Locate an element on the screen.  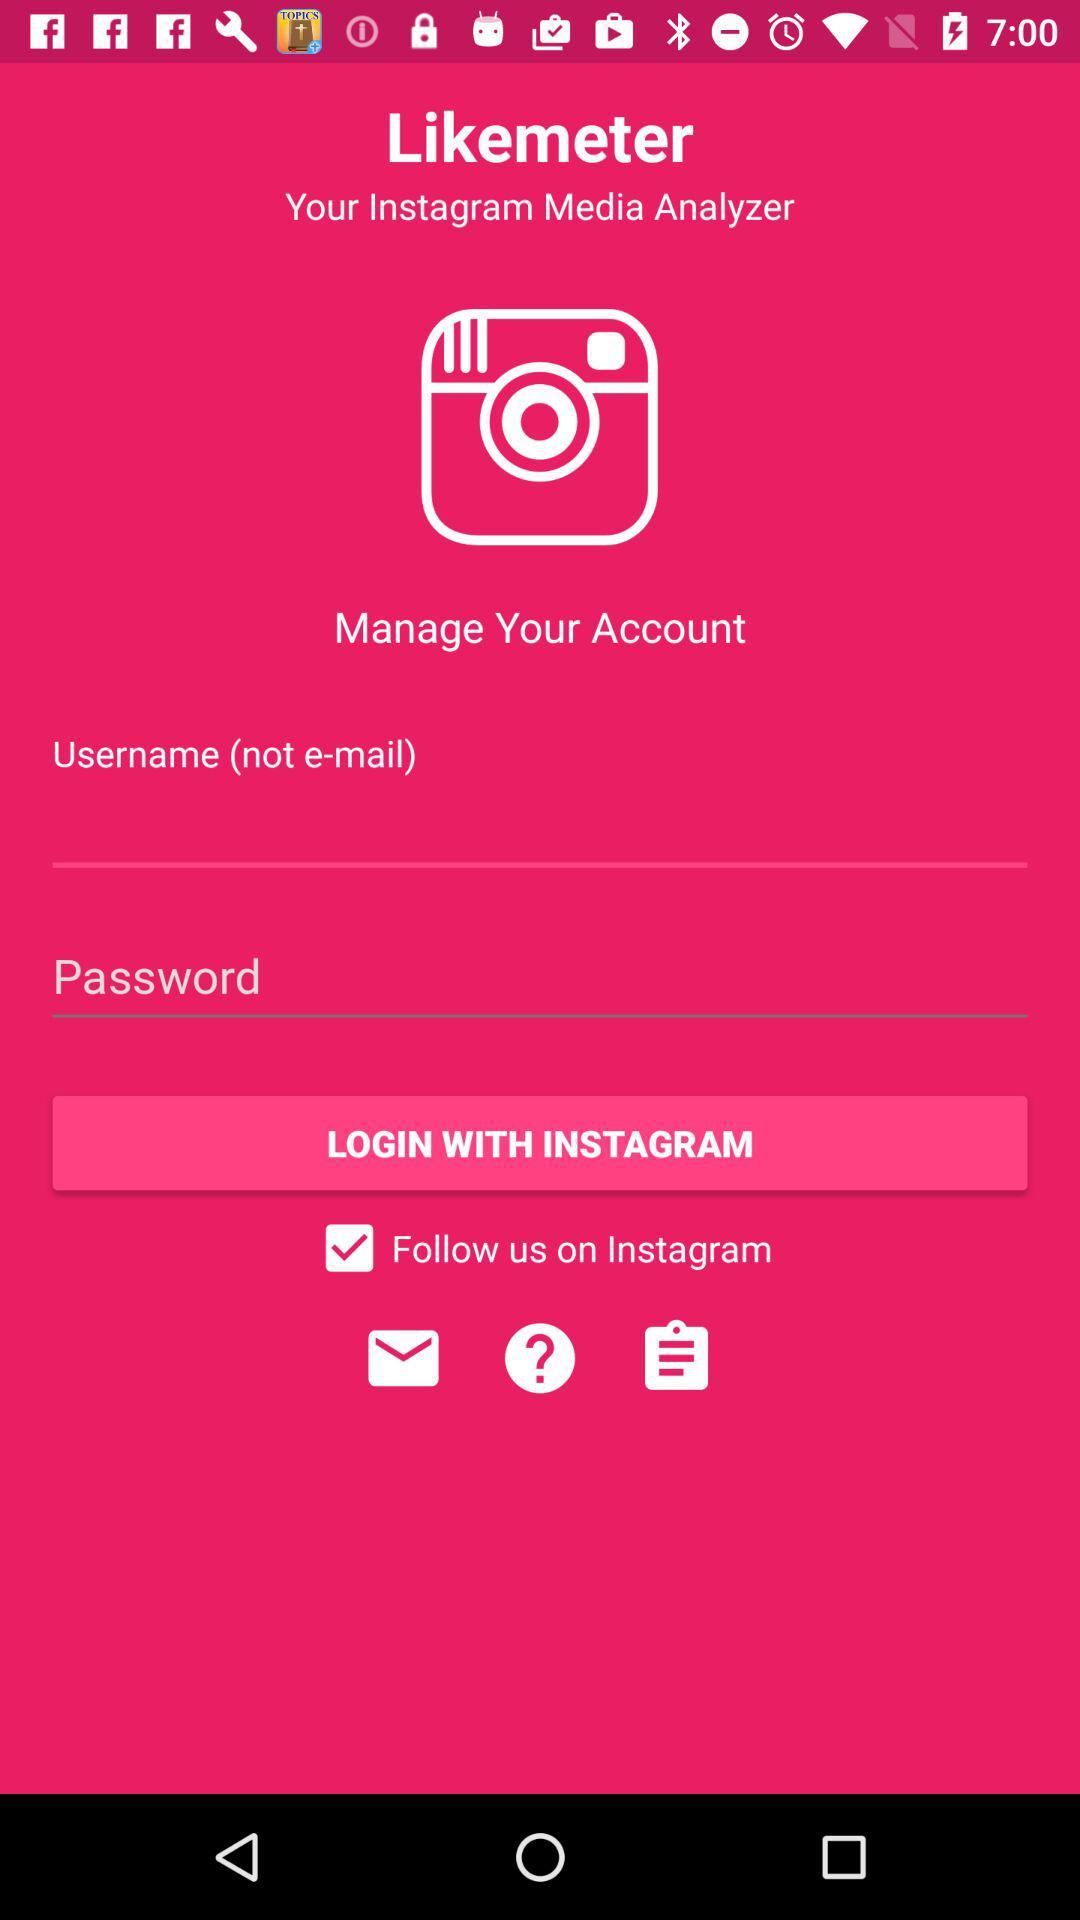
icon below the login with instagram item is located at coordinates (540, 1247).